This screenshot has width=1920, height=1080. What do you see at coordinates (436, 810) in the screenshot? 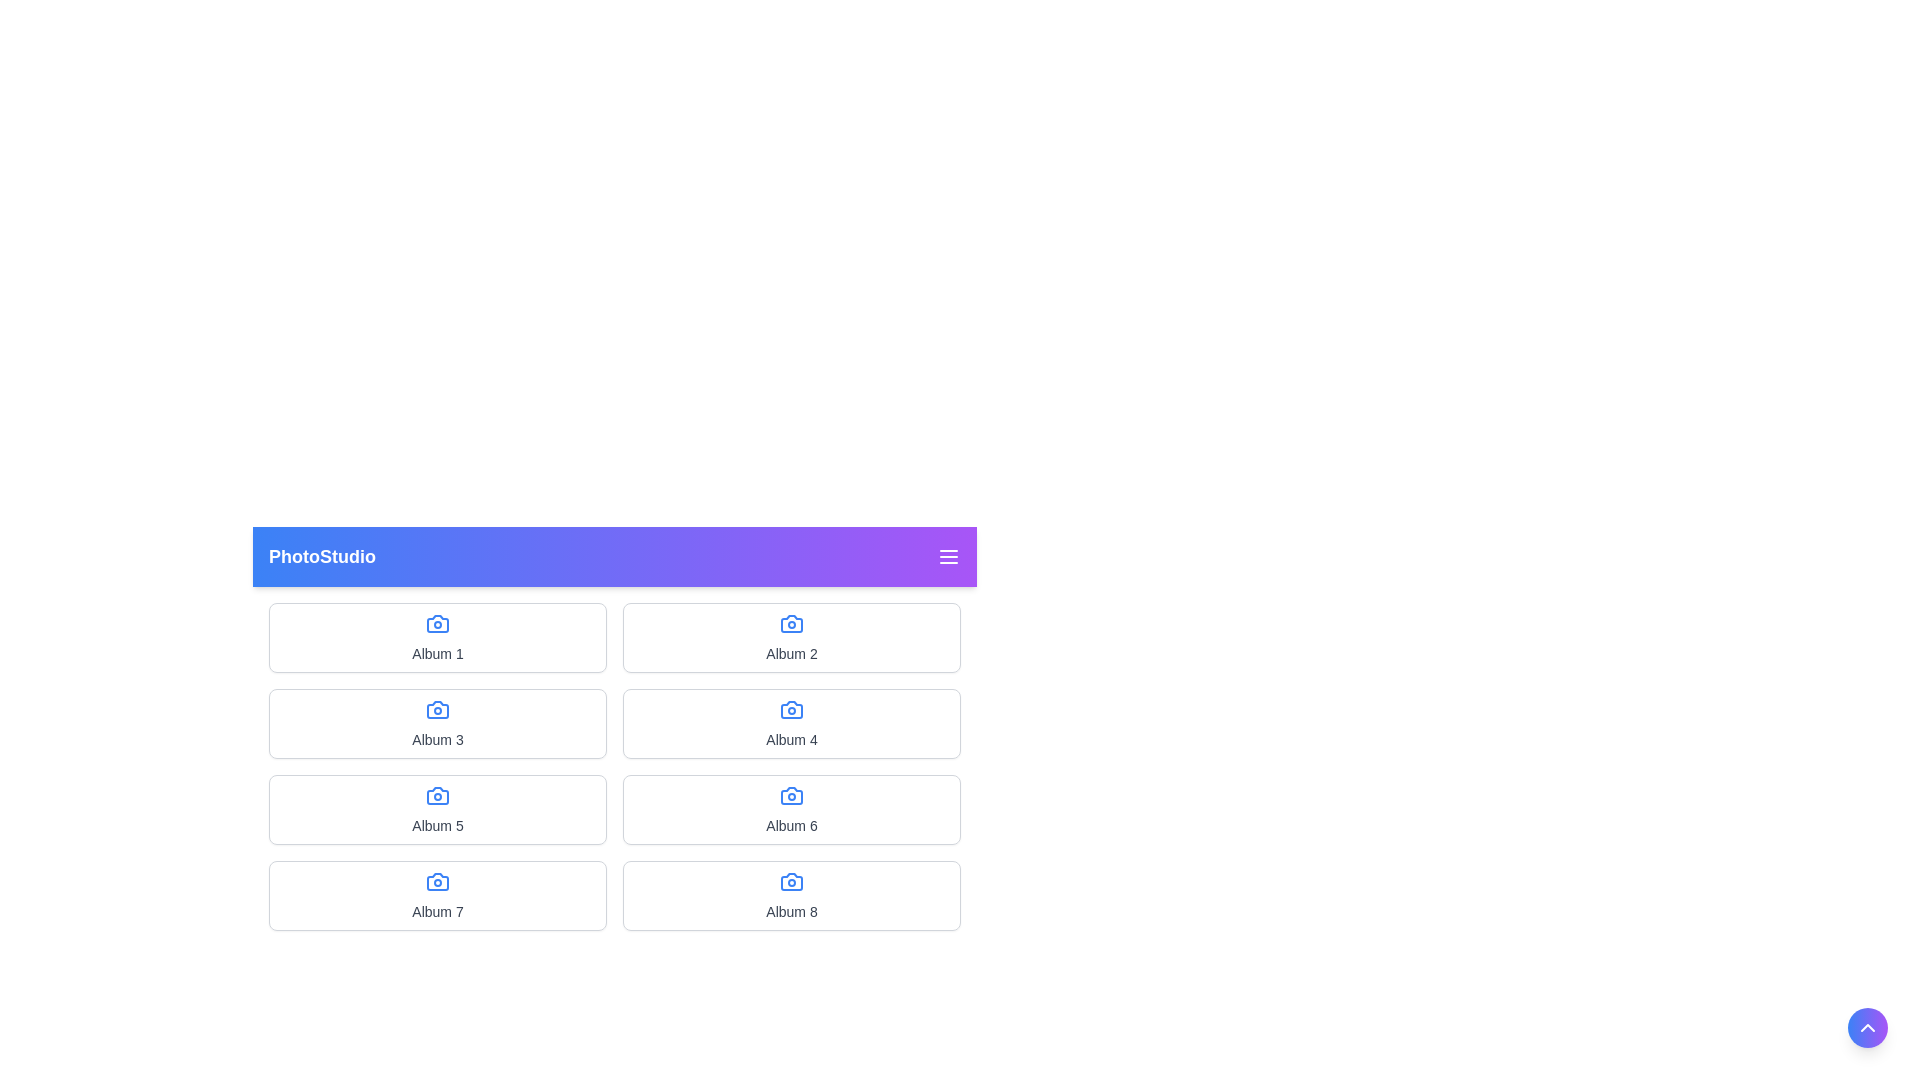
I see `the leftmost album card in the third row of the grid layout, which contains a camera icon and the label 'Album 5'` at bounding box center [436, 810].